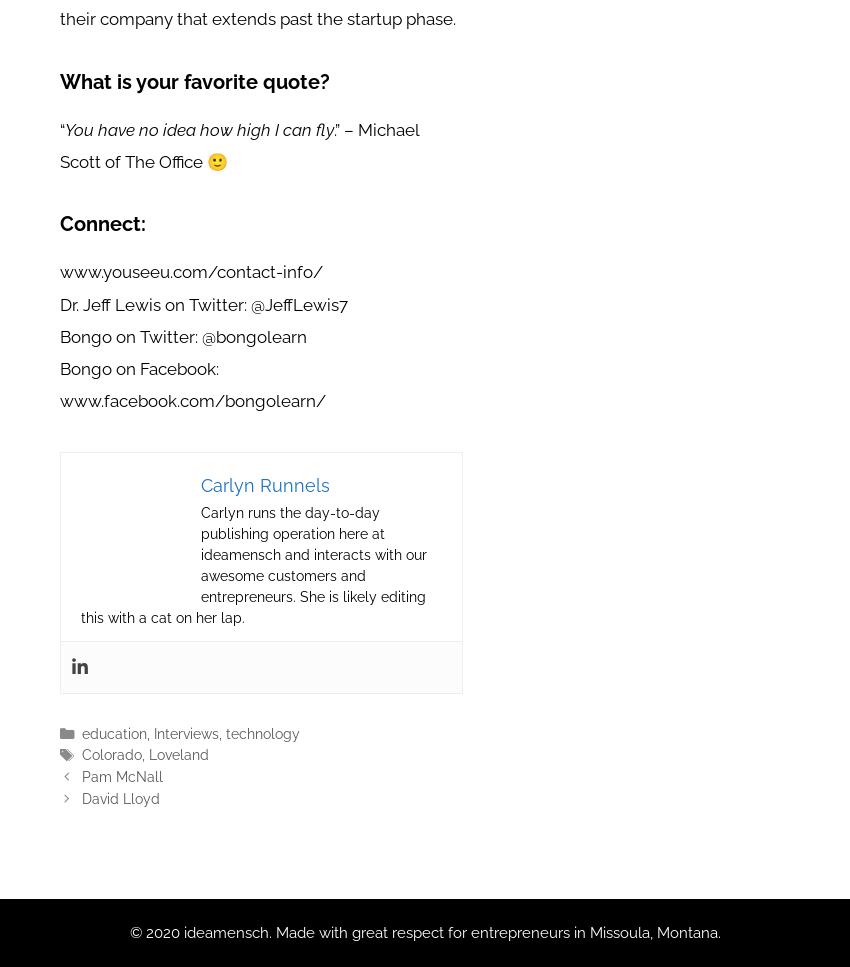 This screenshot has width=850, height=967. I want to click on '© 2020 ideamensch. Made with great respect for entrepreneurs in Missoula, Montana.', so click(424, 931).